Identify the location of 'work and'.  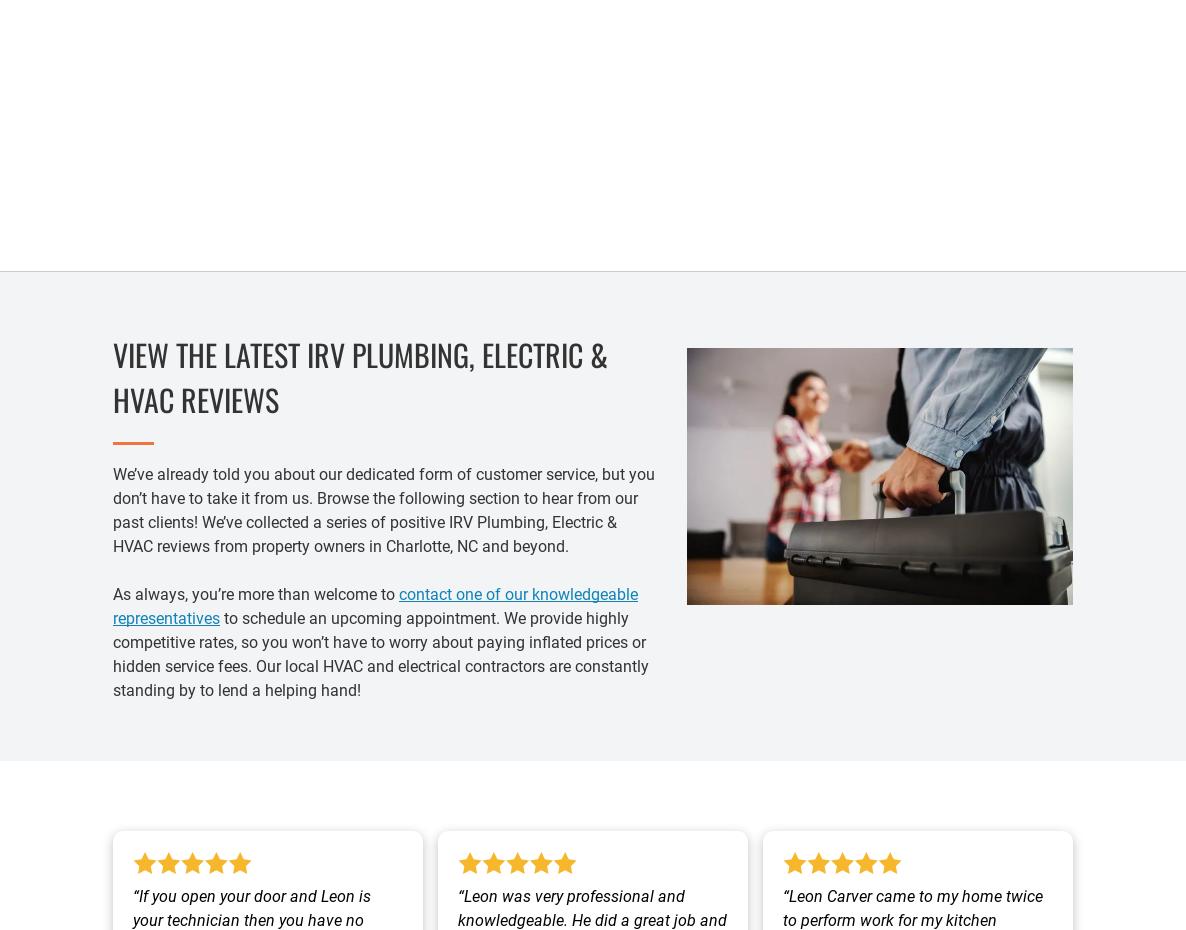
(966, 148).